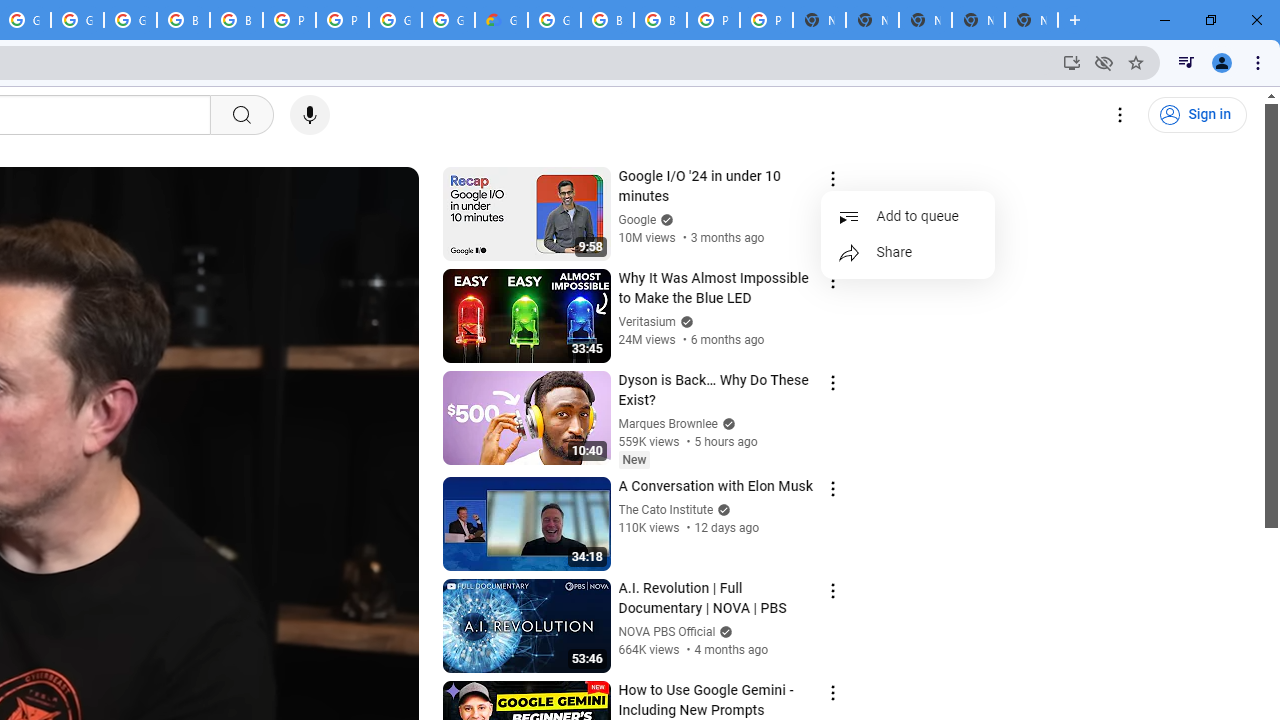 Image resolution: width=1280 pixels, height=720 pixels. I want to click on 'Browse Chrome as a guest - Computer - Google Chrome Help', so click(183, 20).